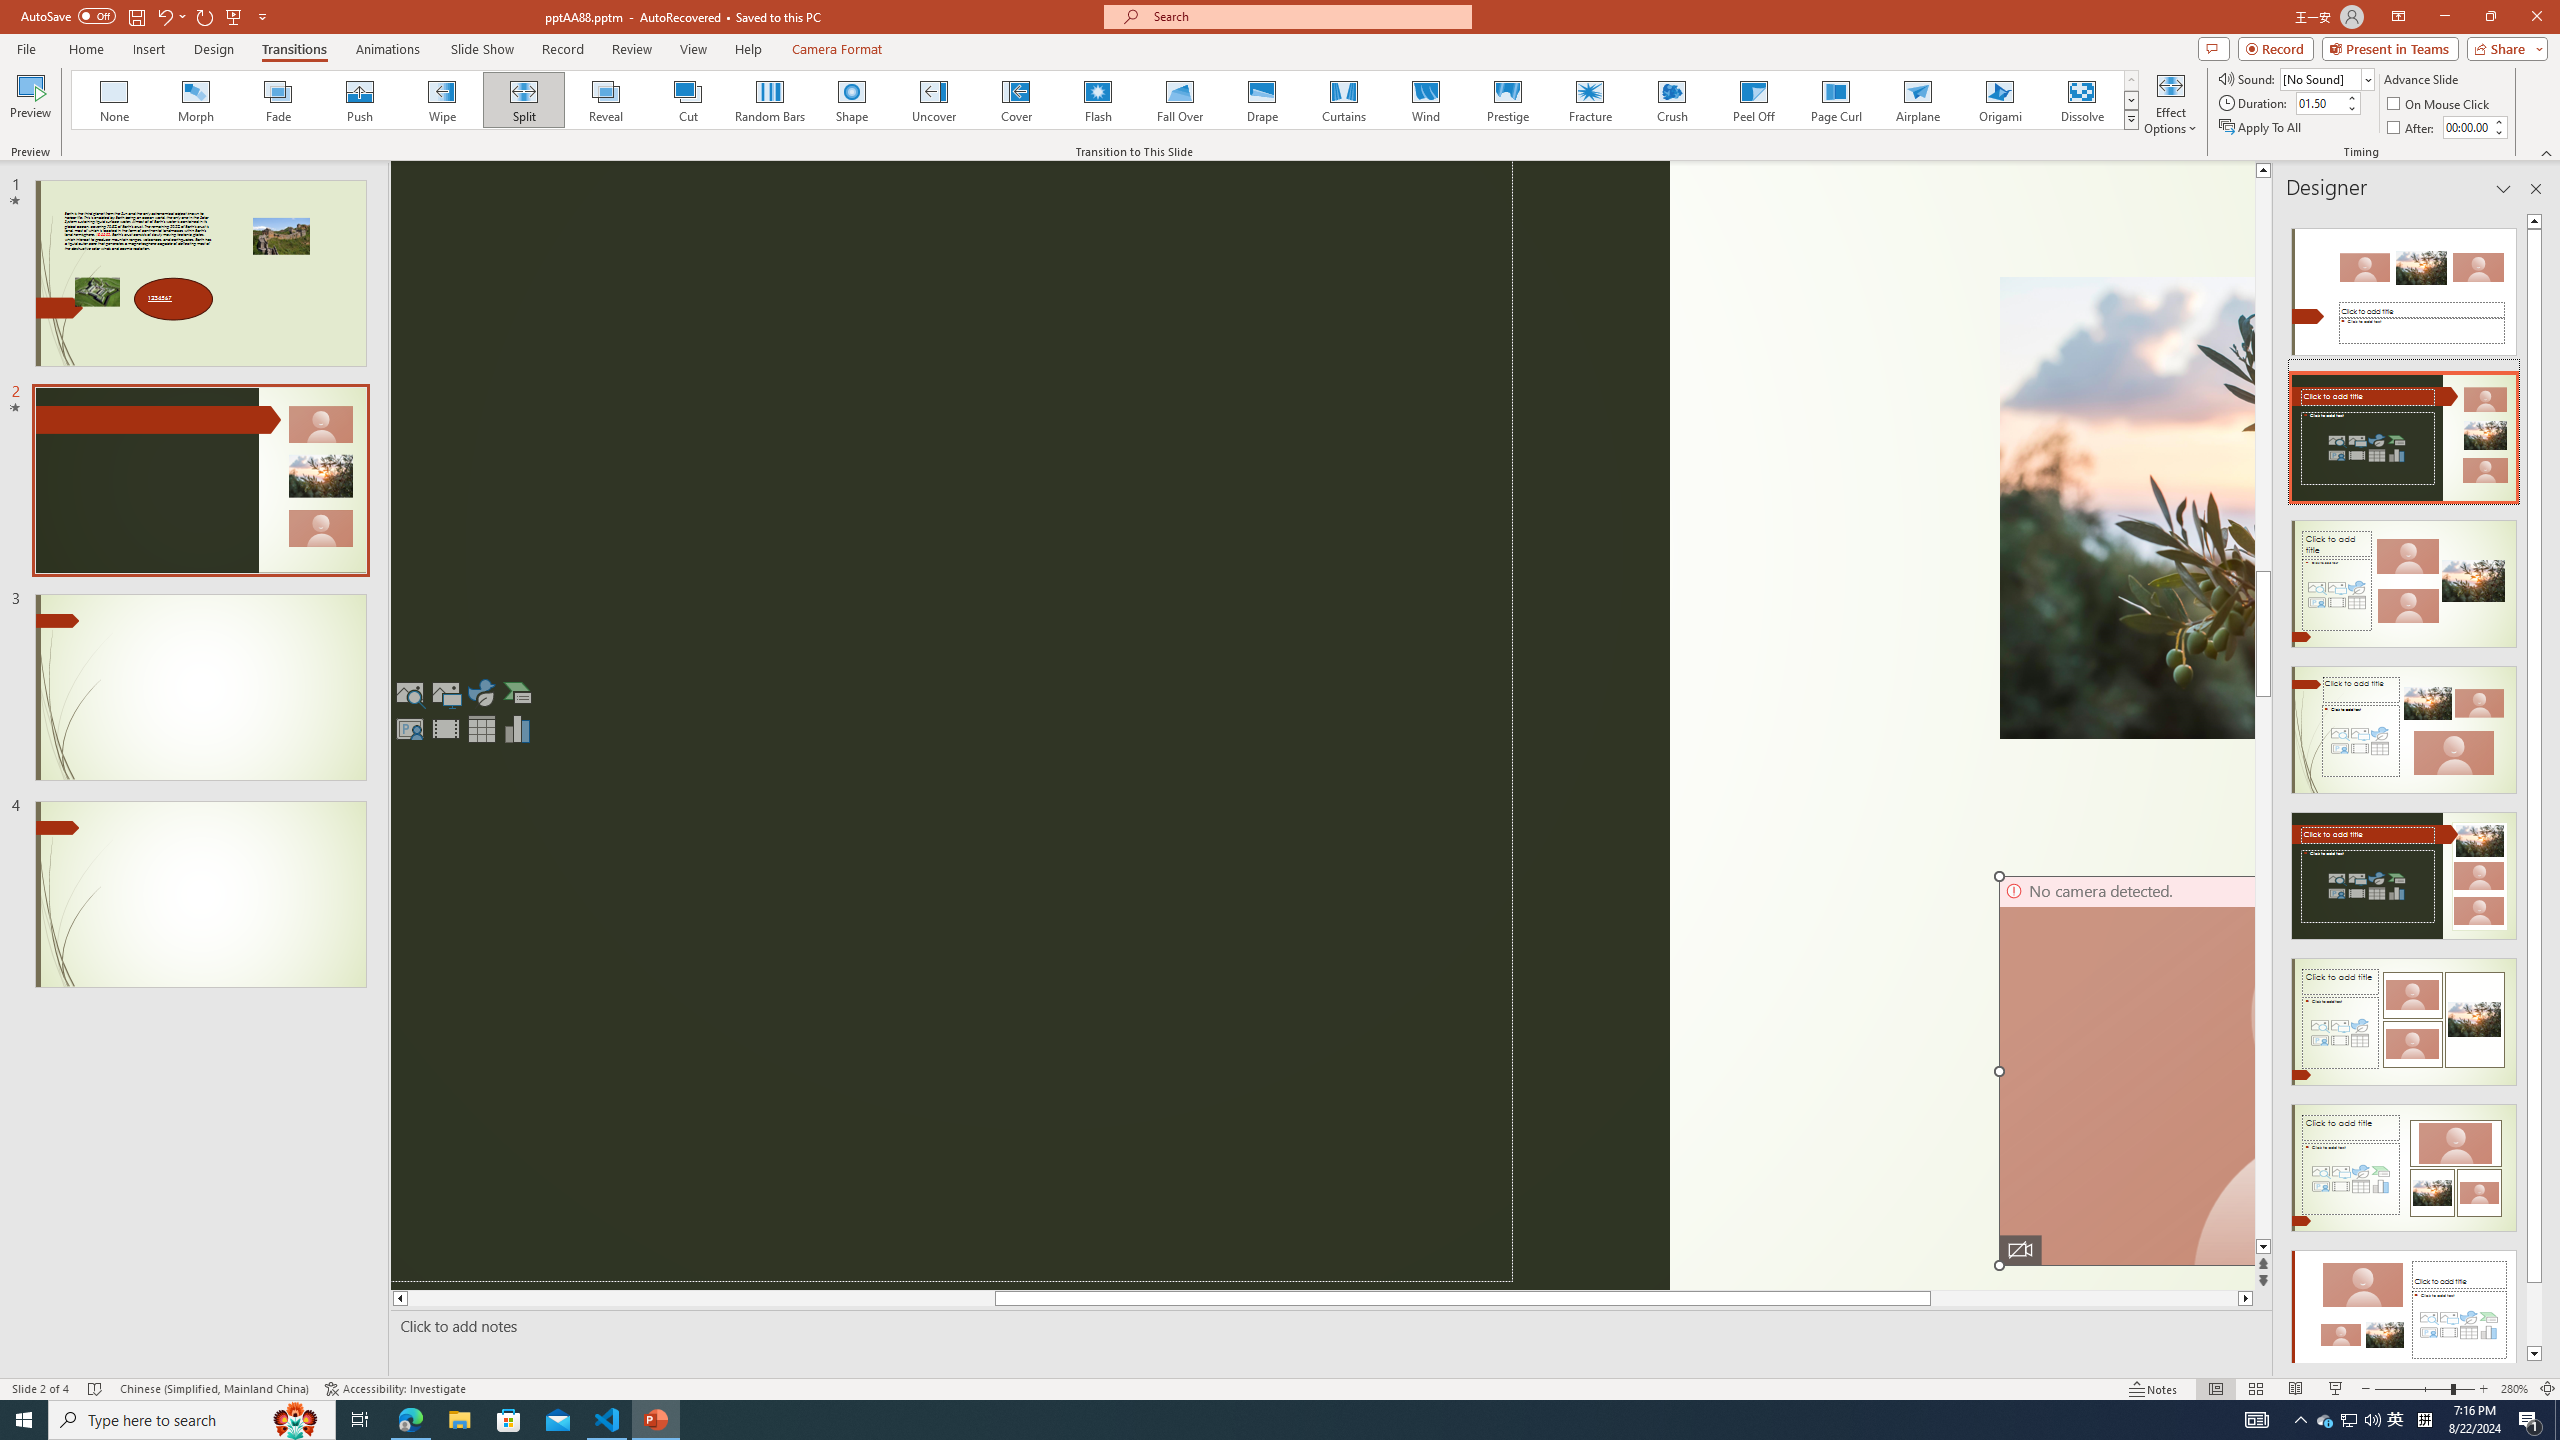 The height and width of the screenshot is (1440, 2560). What do you see at coordinates (2412, 127) in the screenshot?
I see `'After'` at bounding box center [2412, 127].